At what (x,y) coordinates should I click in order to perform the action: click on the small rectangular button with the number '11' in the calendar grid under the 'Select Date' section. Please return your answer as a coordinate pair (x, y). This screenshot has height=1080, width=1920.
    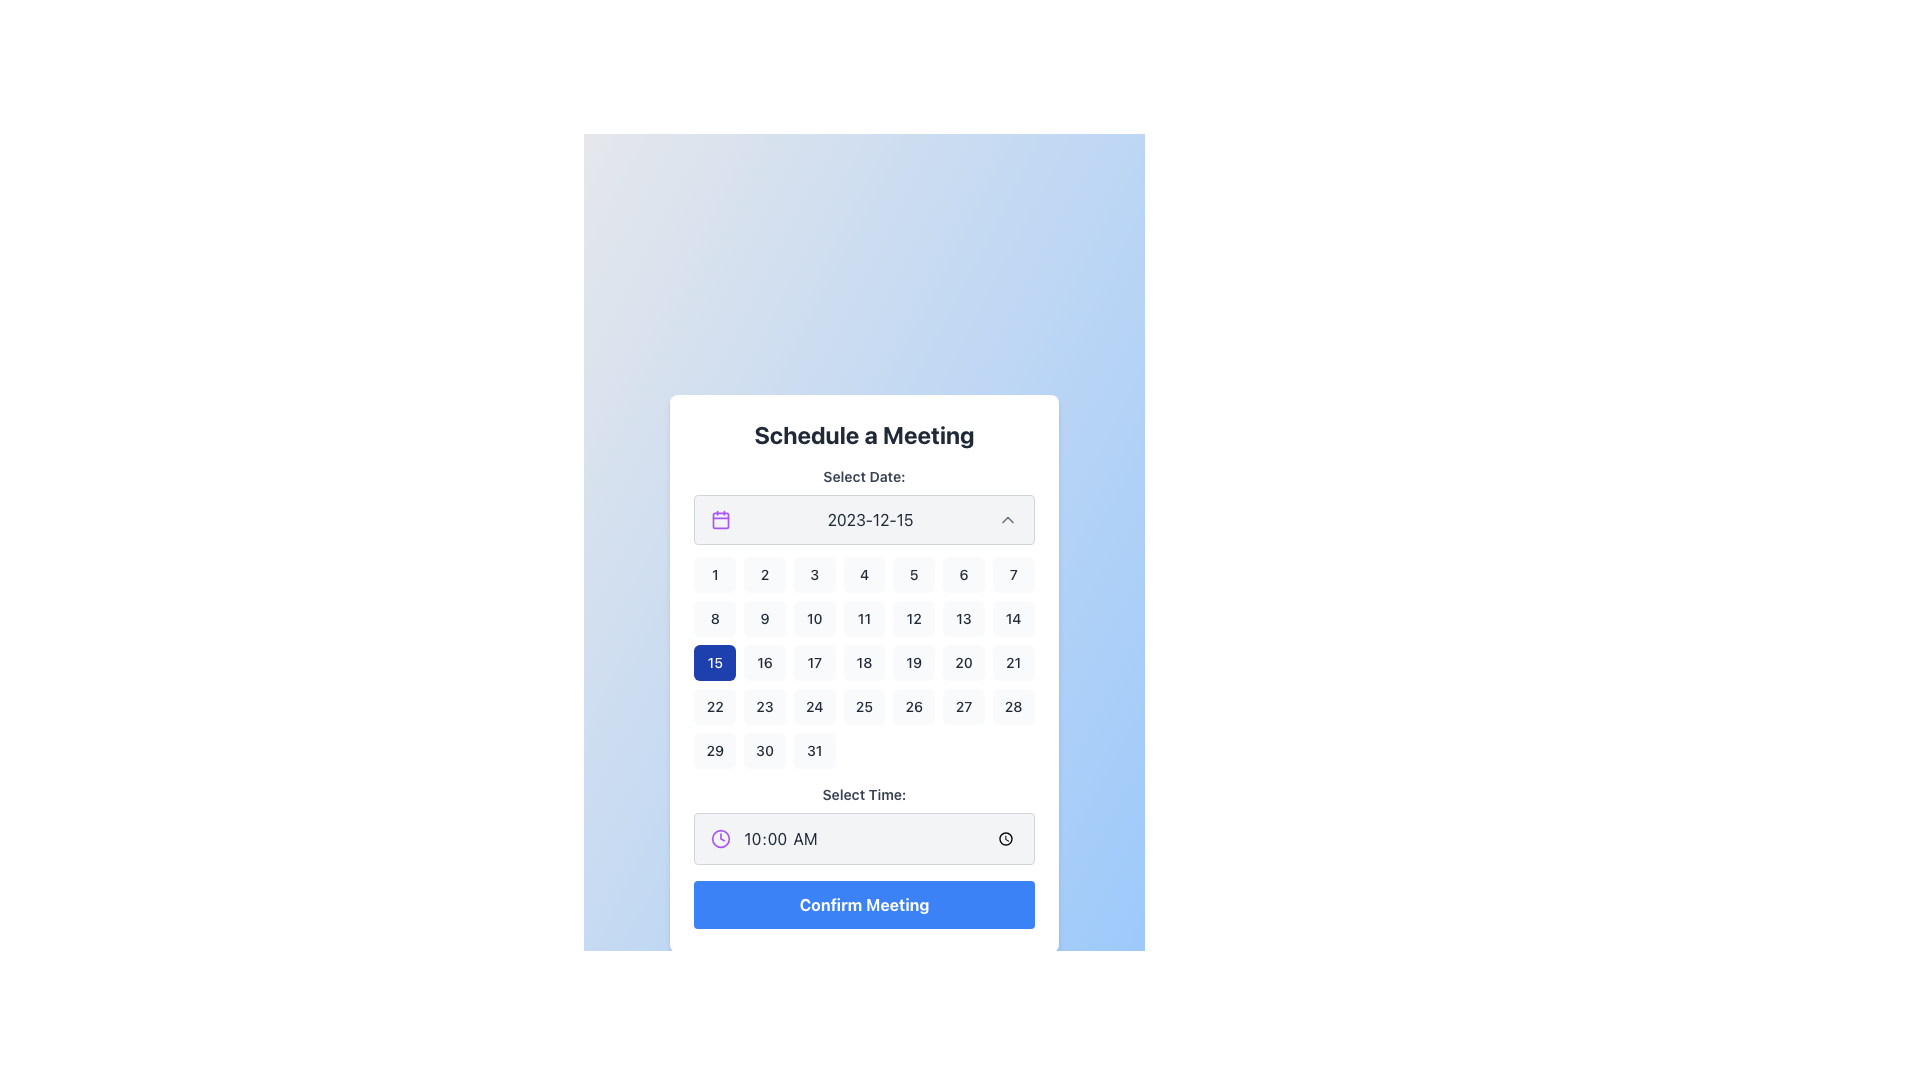
    Looking at the image, I should click on (864, 617).